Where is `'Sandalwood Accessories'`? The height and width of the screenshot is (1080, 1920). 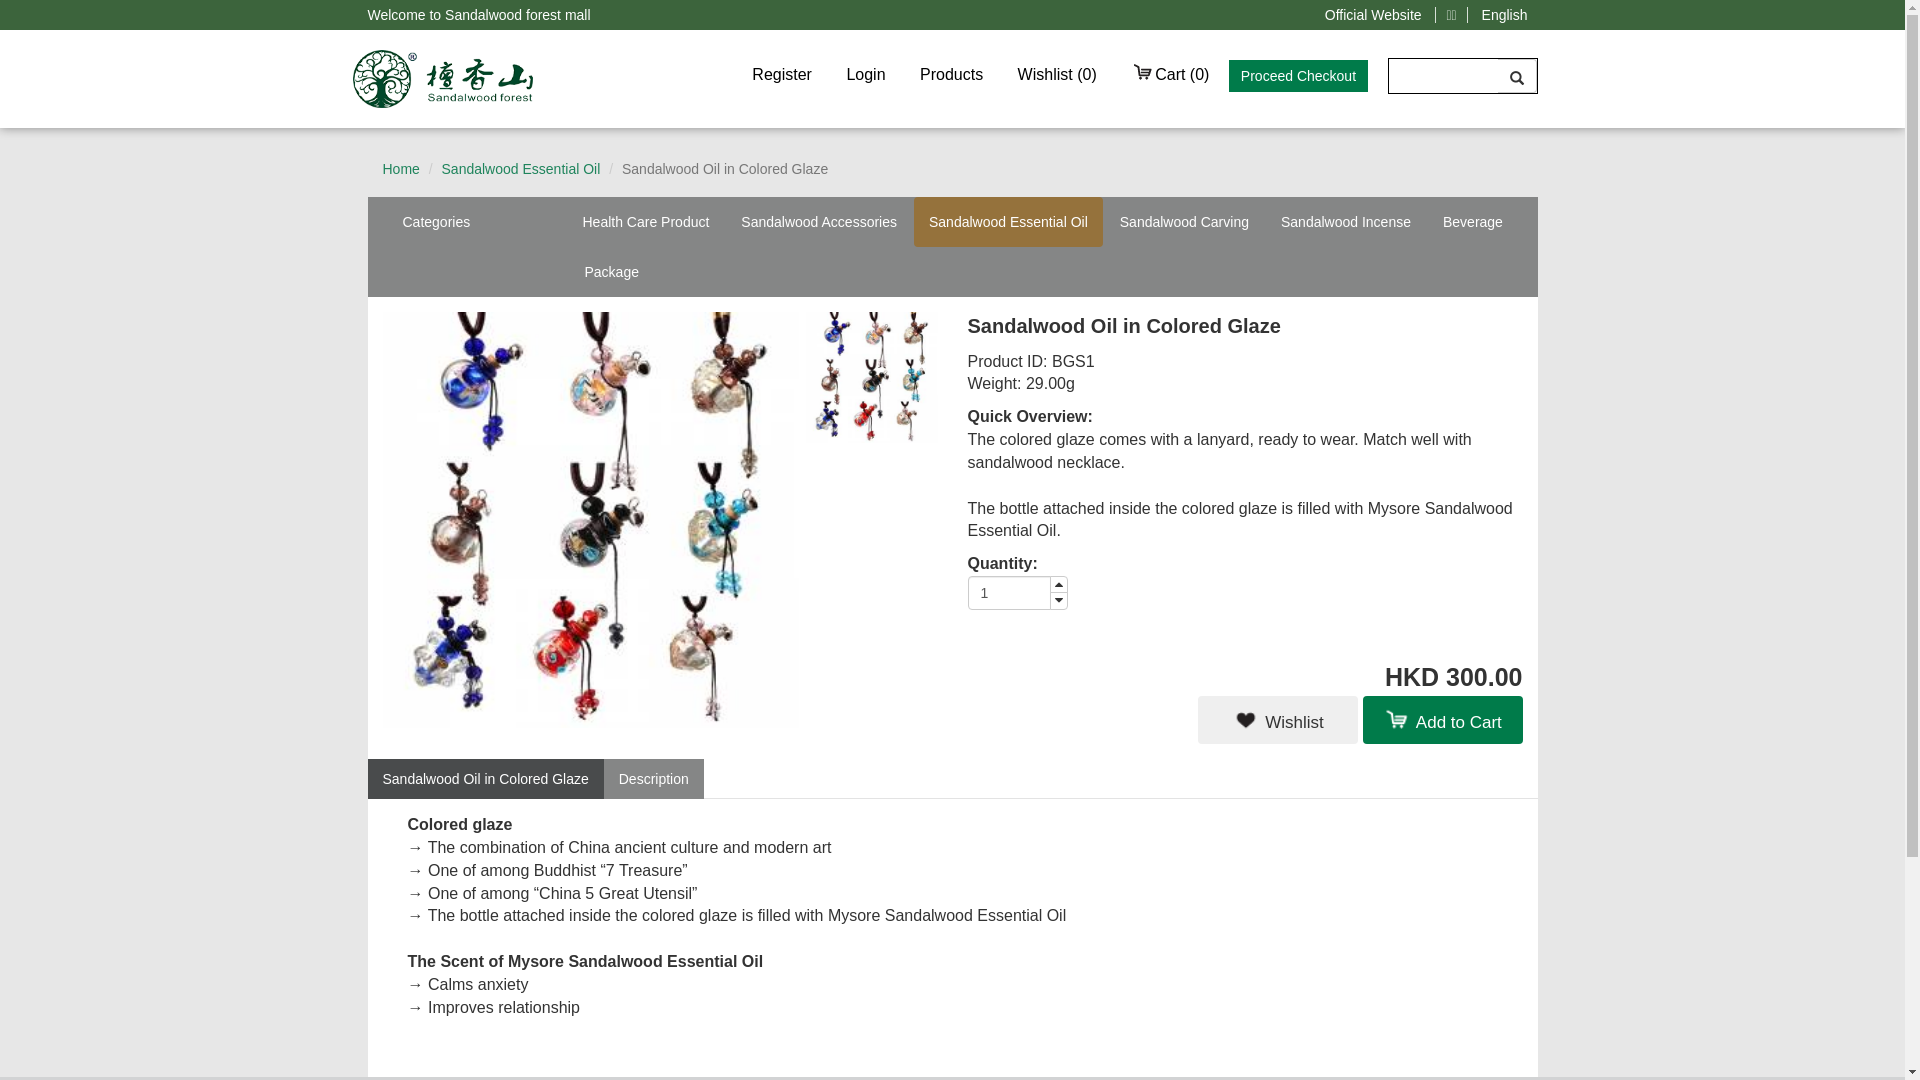
'Sandalwood Accessories' is located at coordinates (819, 222).